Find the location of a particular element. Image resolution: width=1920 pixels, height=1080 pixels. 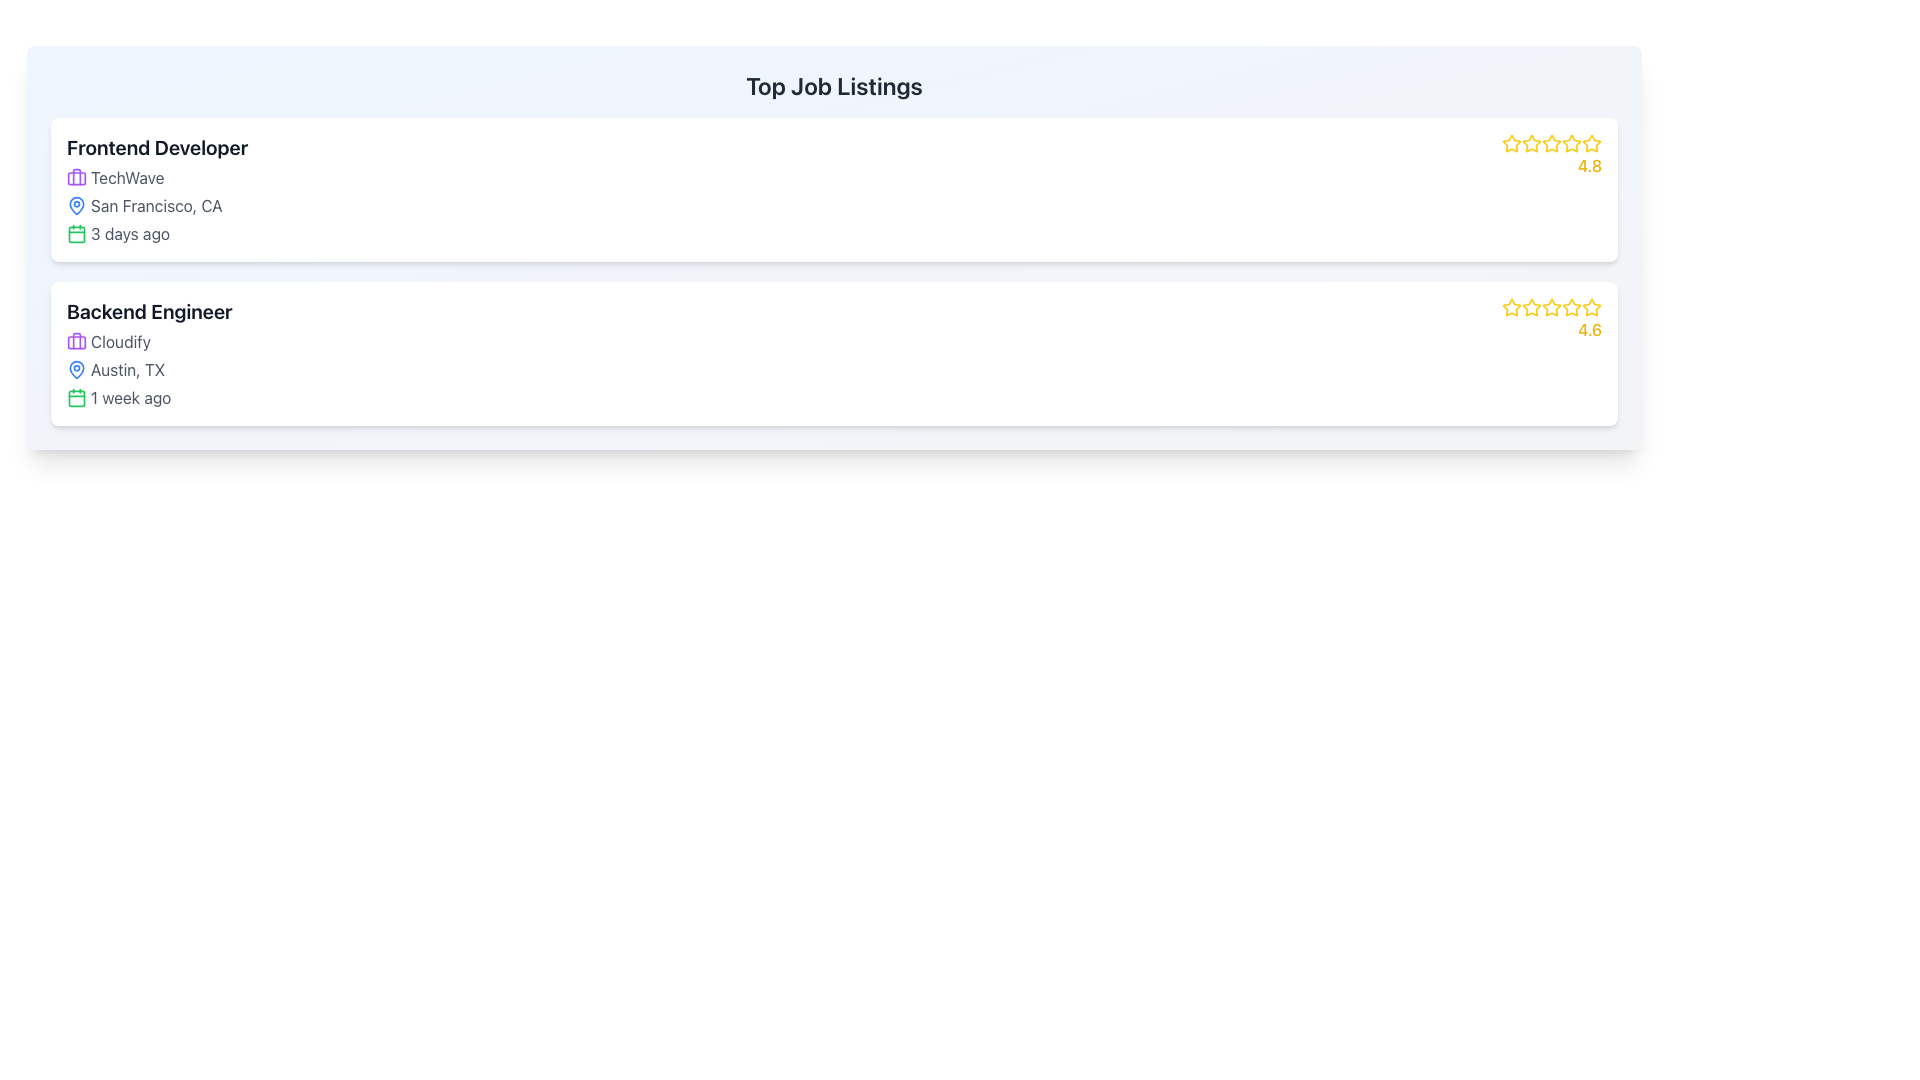

the first star-shaped icon with a yellow outline and white fill, representing a rating in the second job listing is located at coordinates (1512, 308).